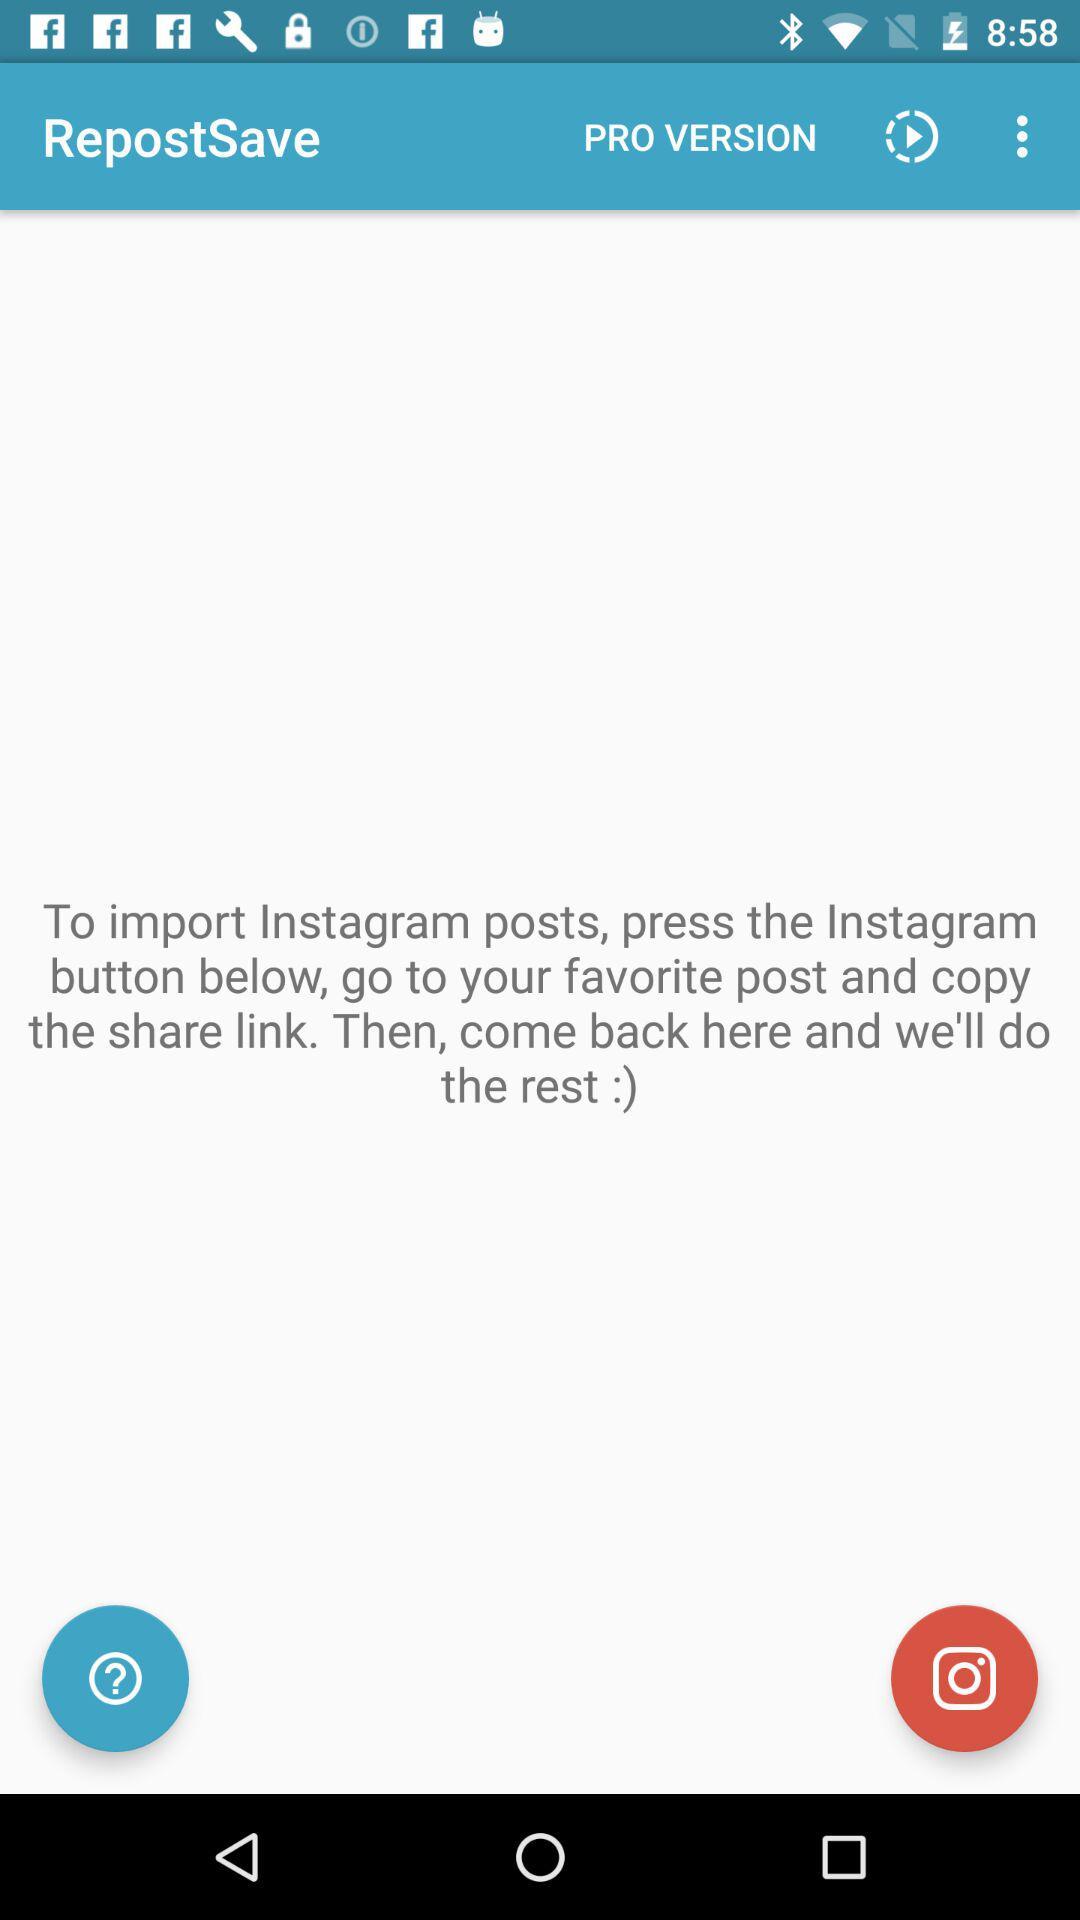 This screenshot has height=1920, width=1080. What do you see at coordinates (115, 1678) in the screenshot?
I see `the item below to import instagram item` at bounding box center [115, 1678].